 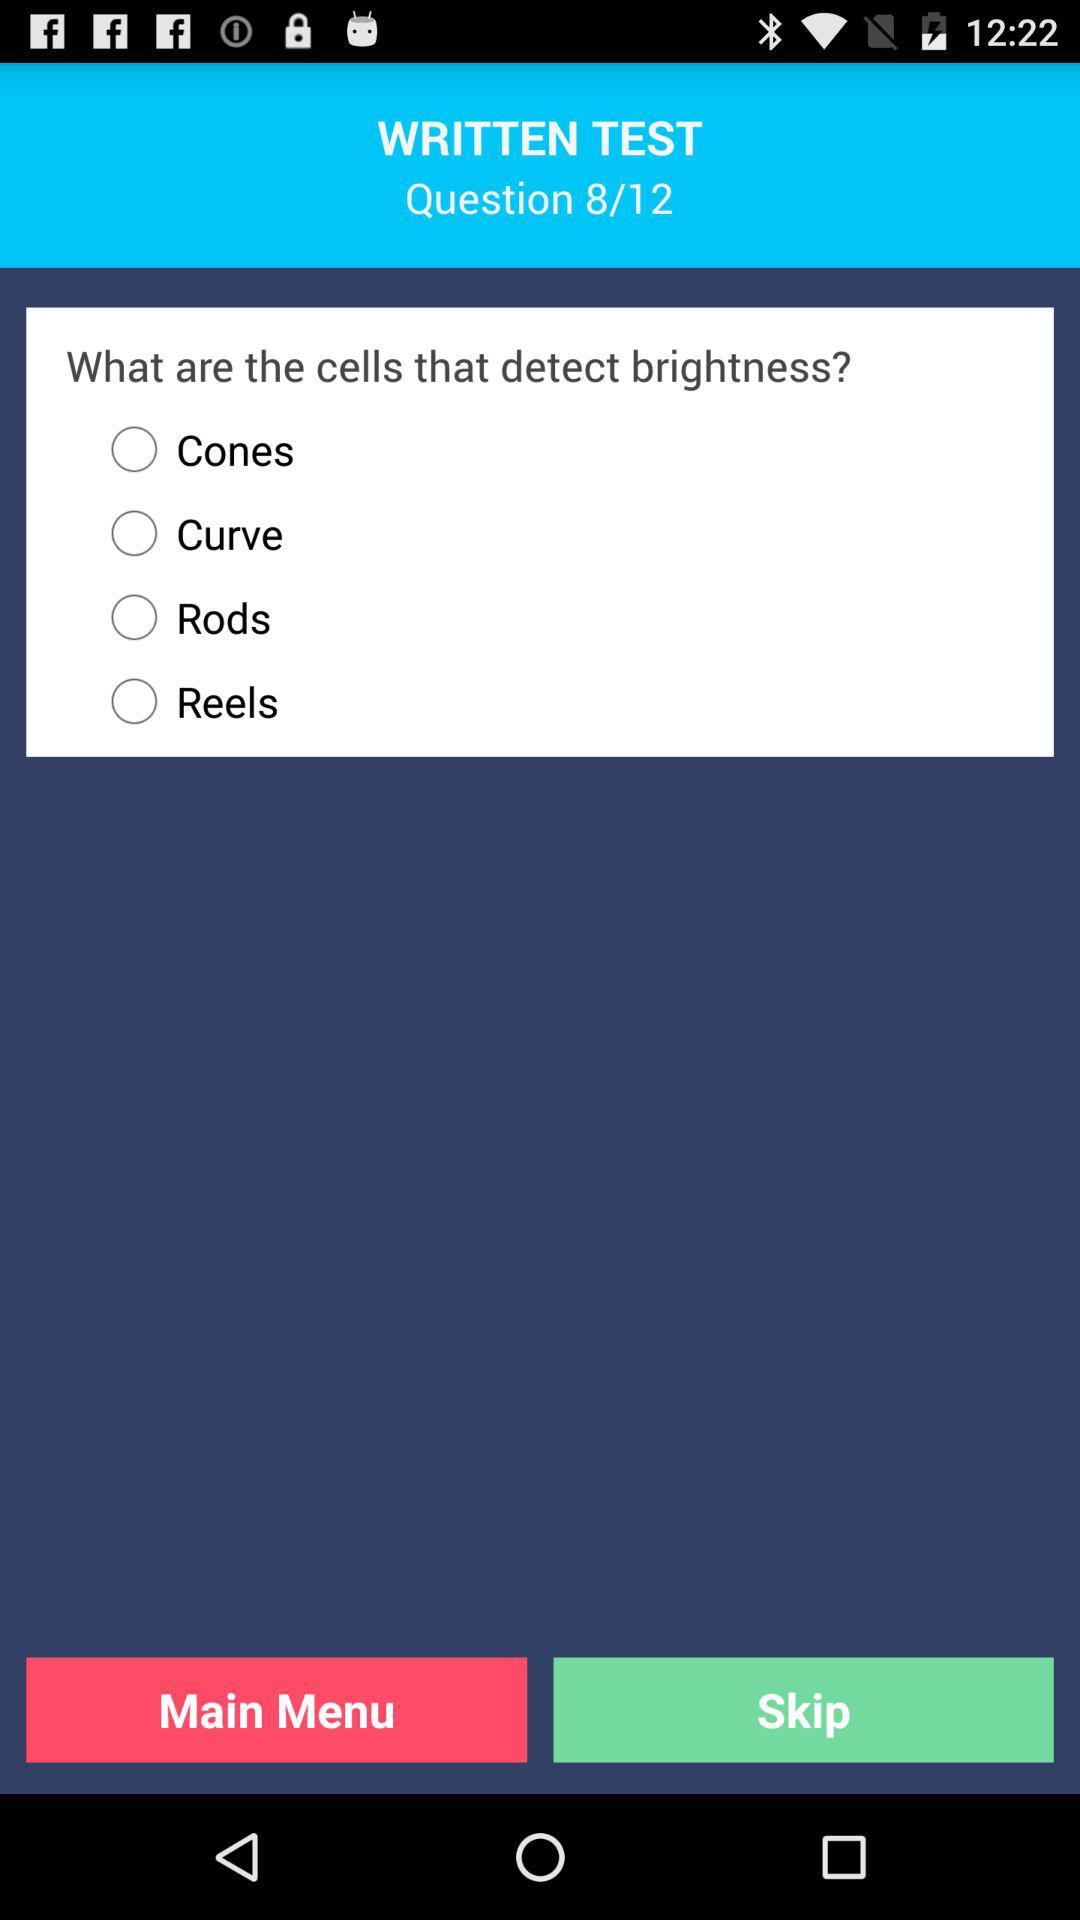 I want to click on the rods radio button, so click(x=553, y=616).